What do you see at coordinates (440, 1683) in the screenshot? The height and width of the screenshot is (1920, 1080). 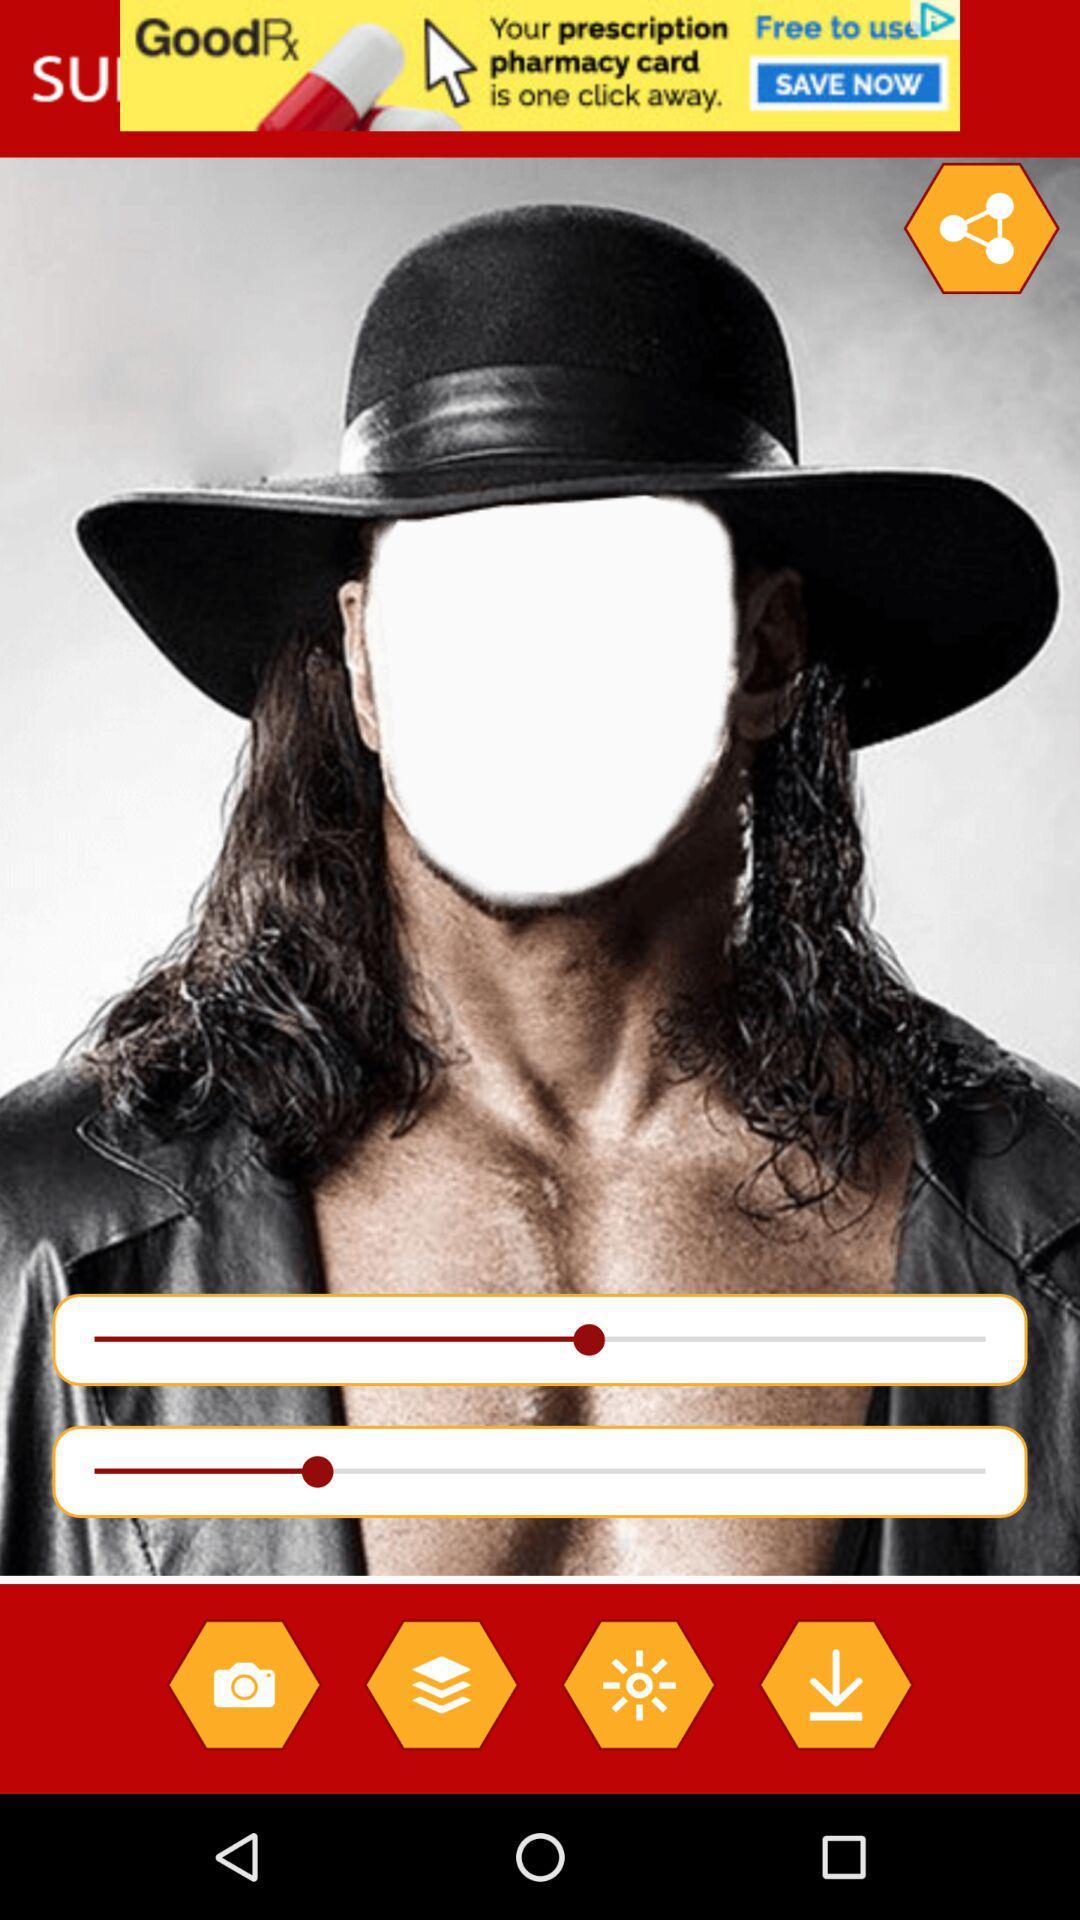 I see `stack layers` at bounding box center [440, 1683].